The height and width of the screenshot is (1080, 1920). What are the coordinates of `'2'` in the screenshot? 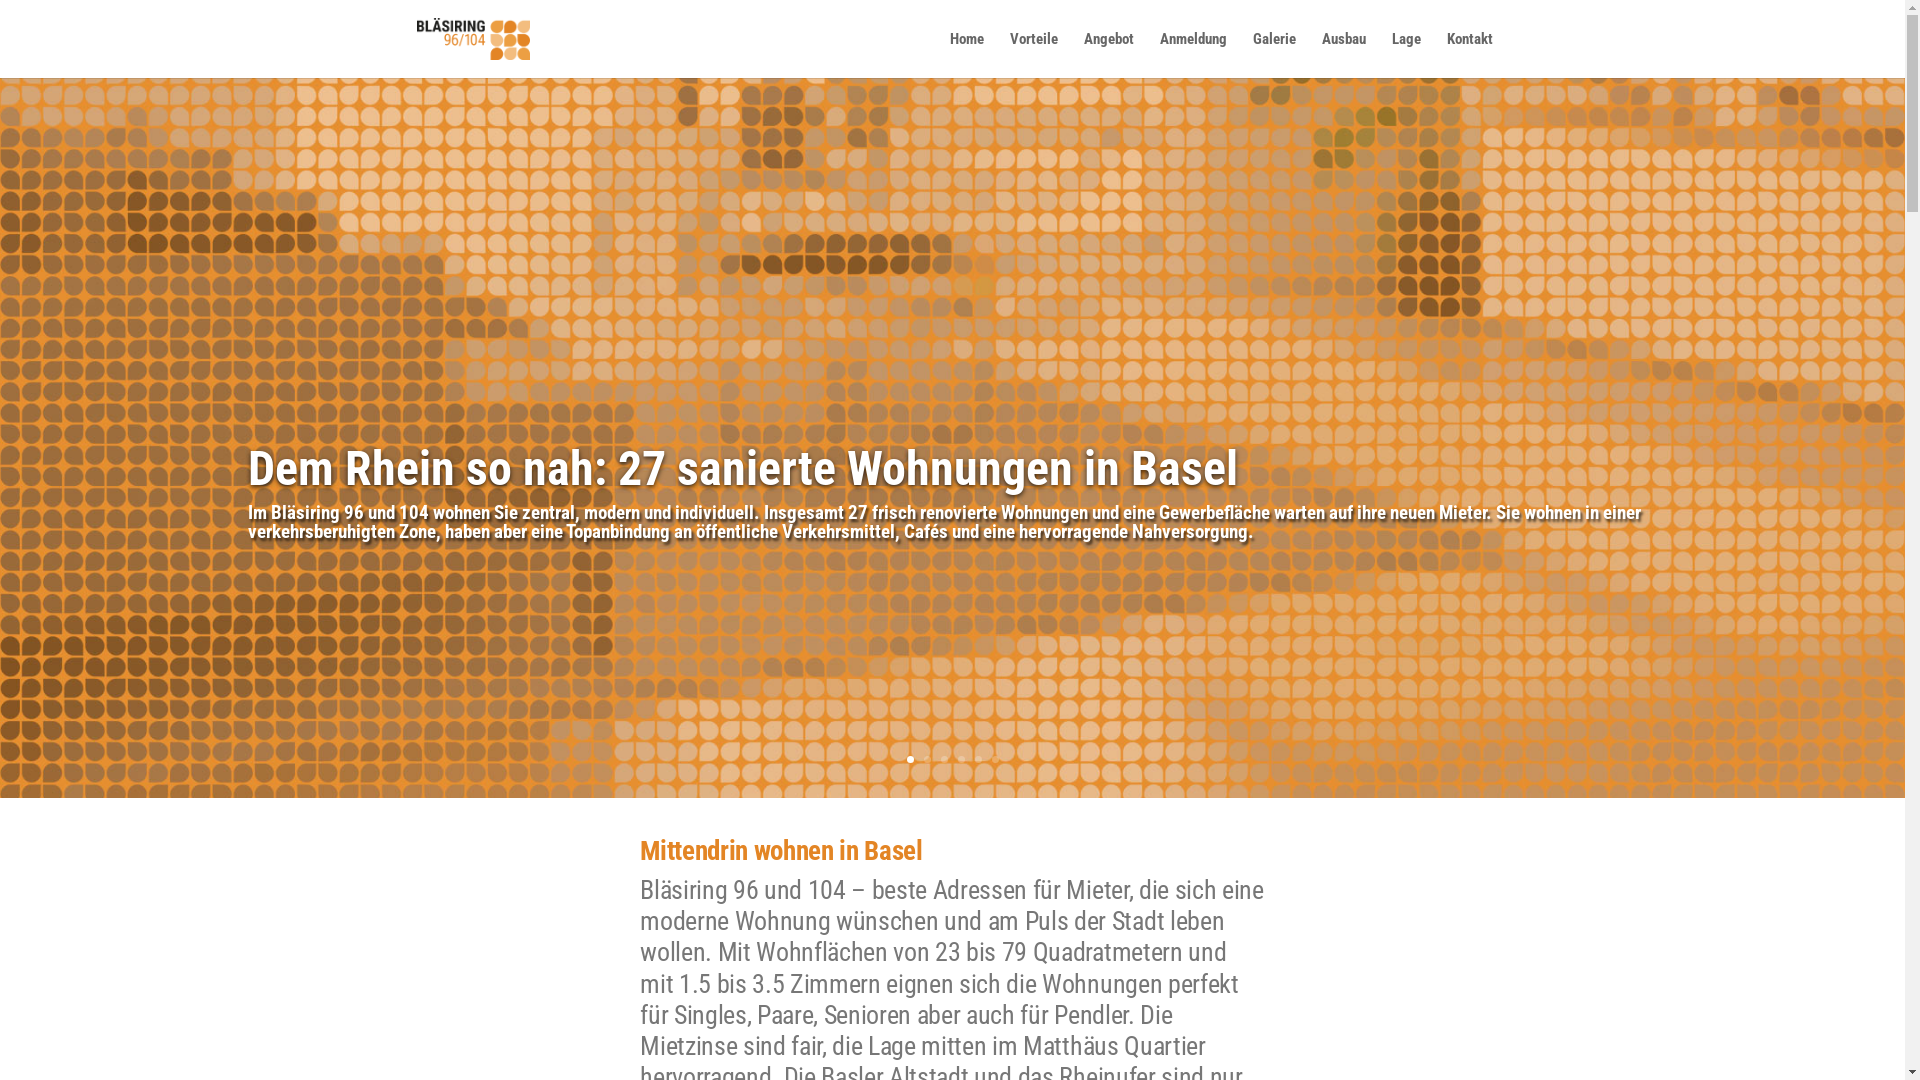 It's located at (926, 759).